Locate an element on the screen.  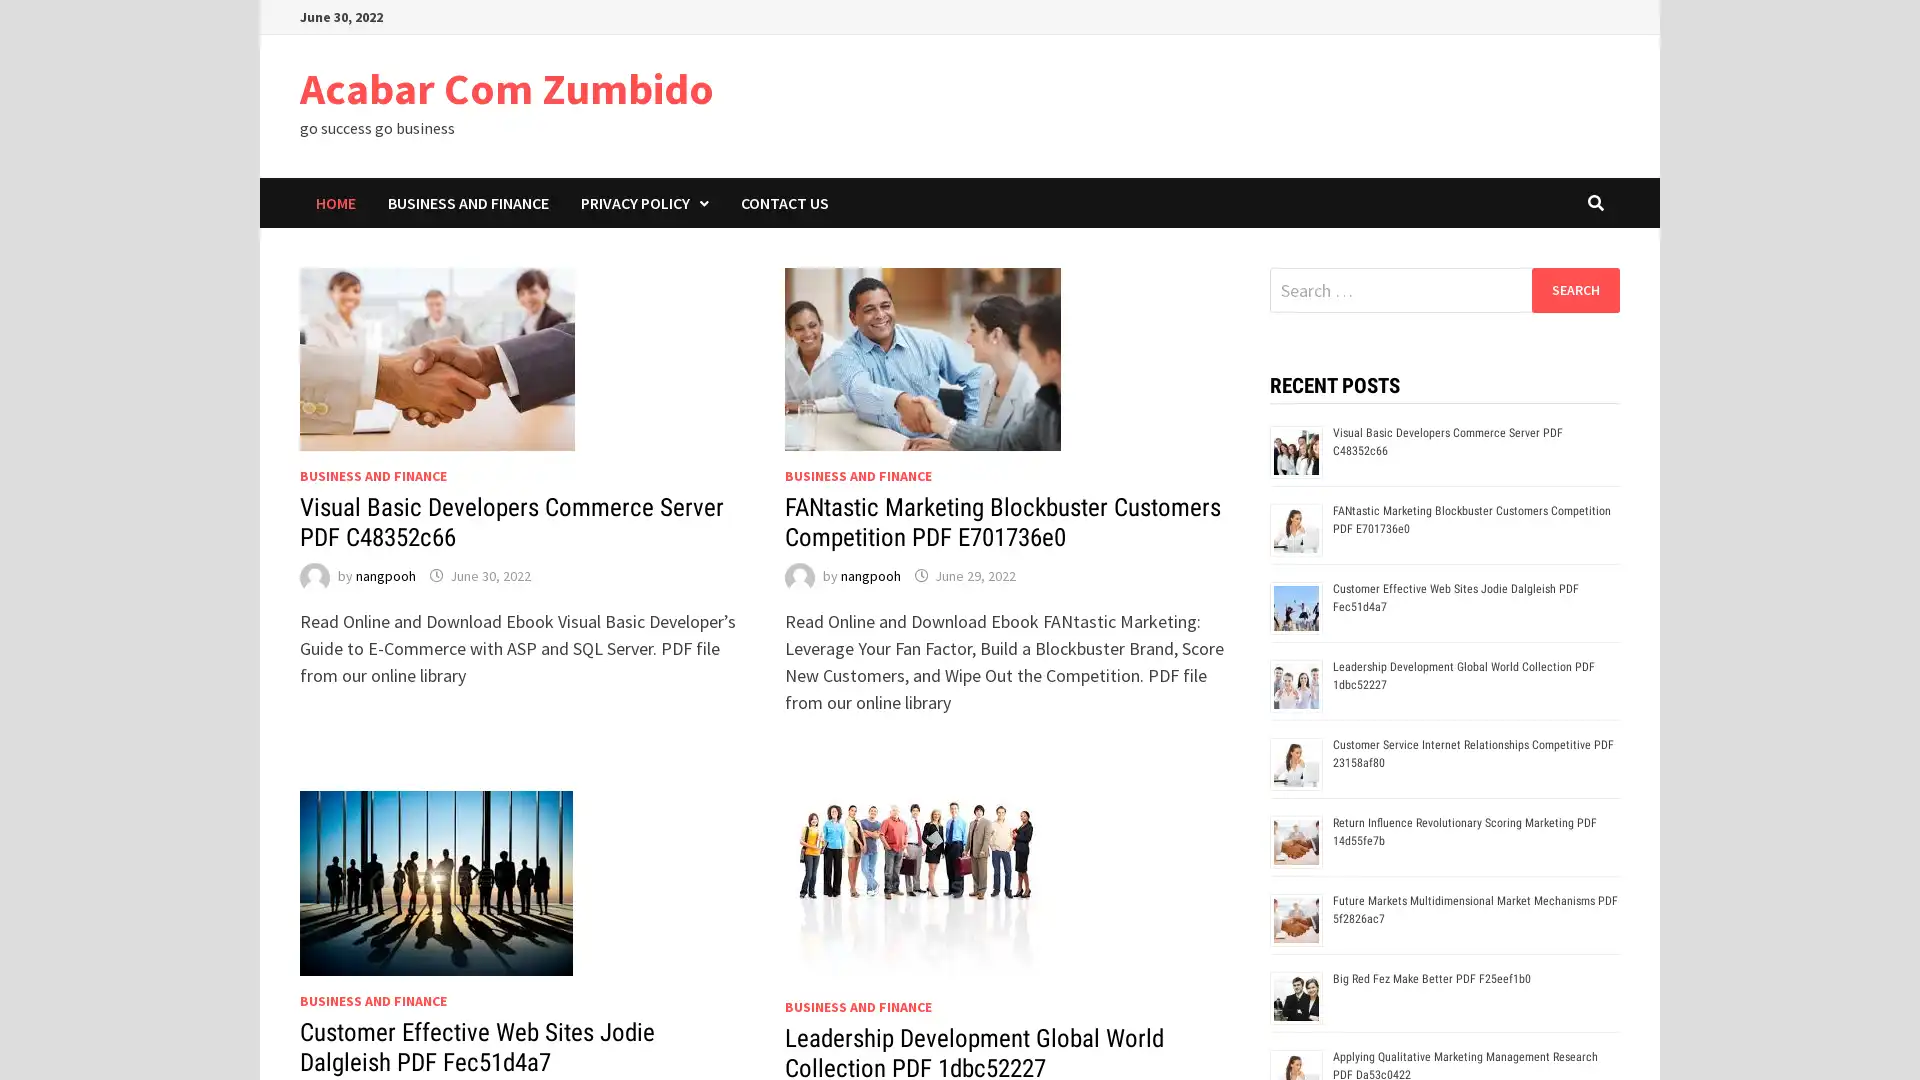
Search is located at coordinates (1574, 289).